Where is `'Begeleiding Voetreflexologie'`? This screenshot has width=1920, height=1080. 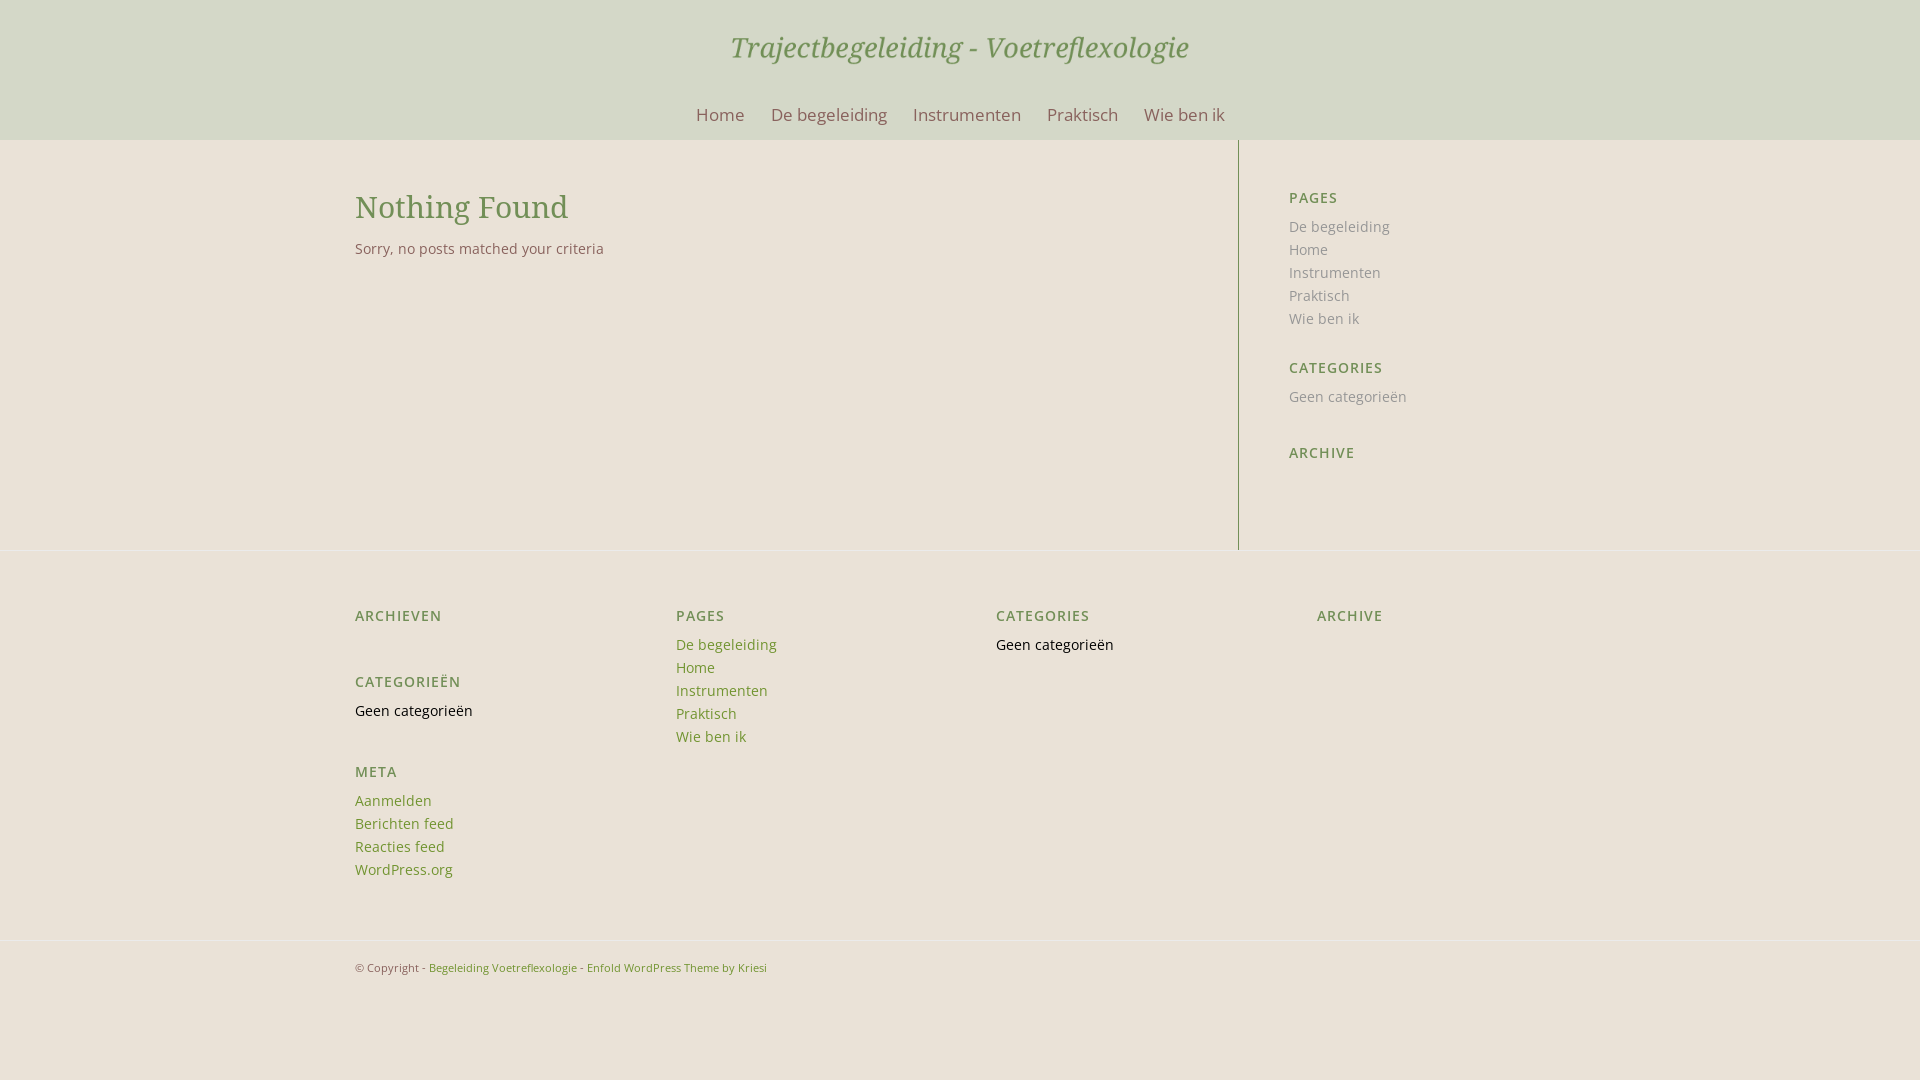 'Begeleiding Voetreflexologie' is located at coordinates (503, 966).